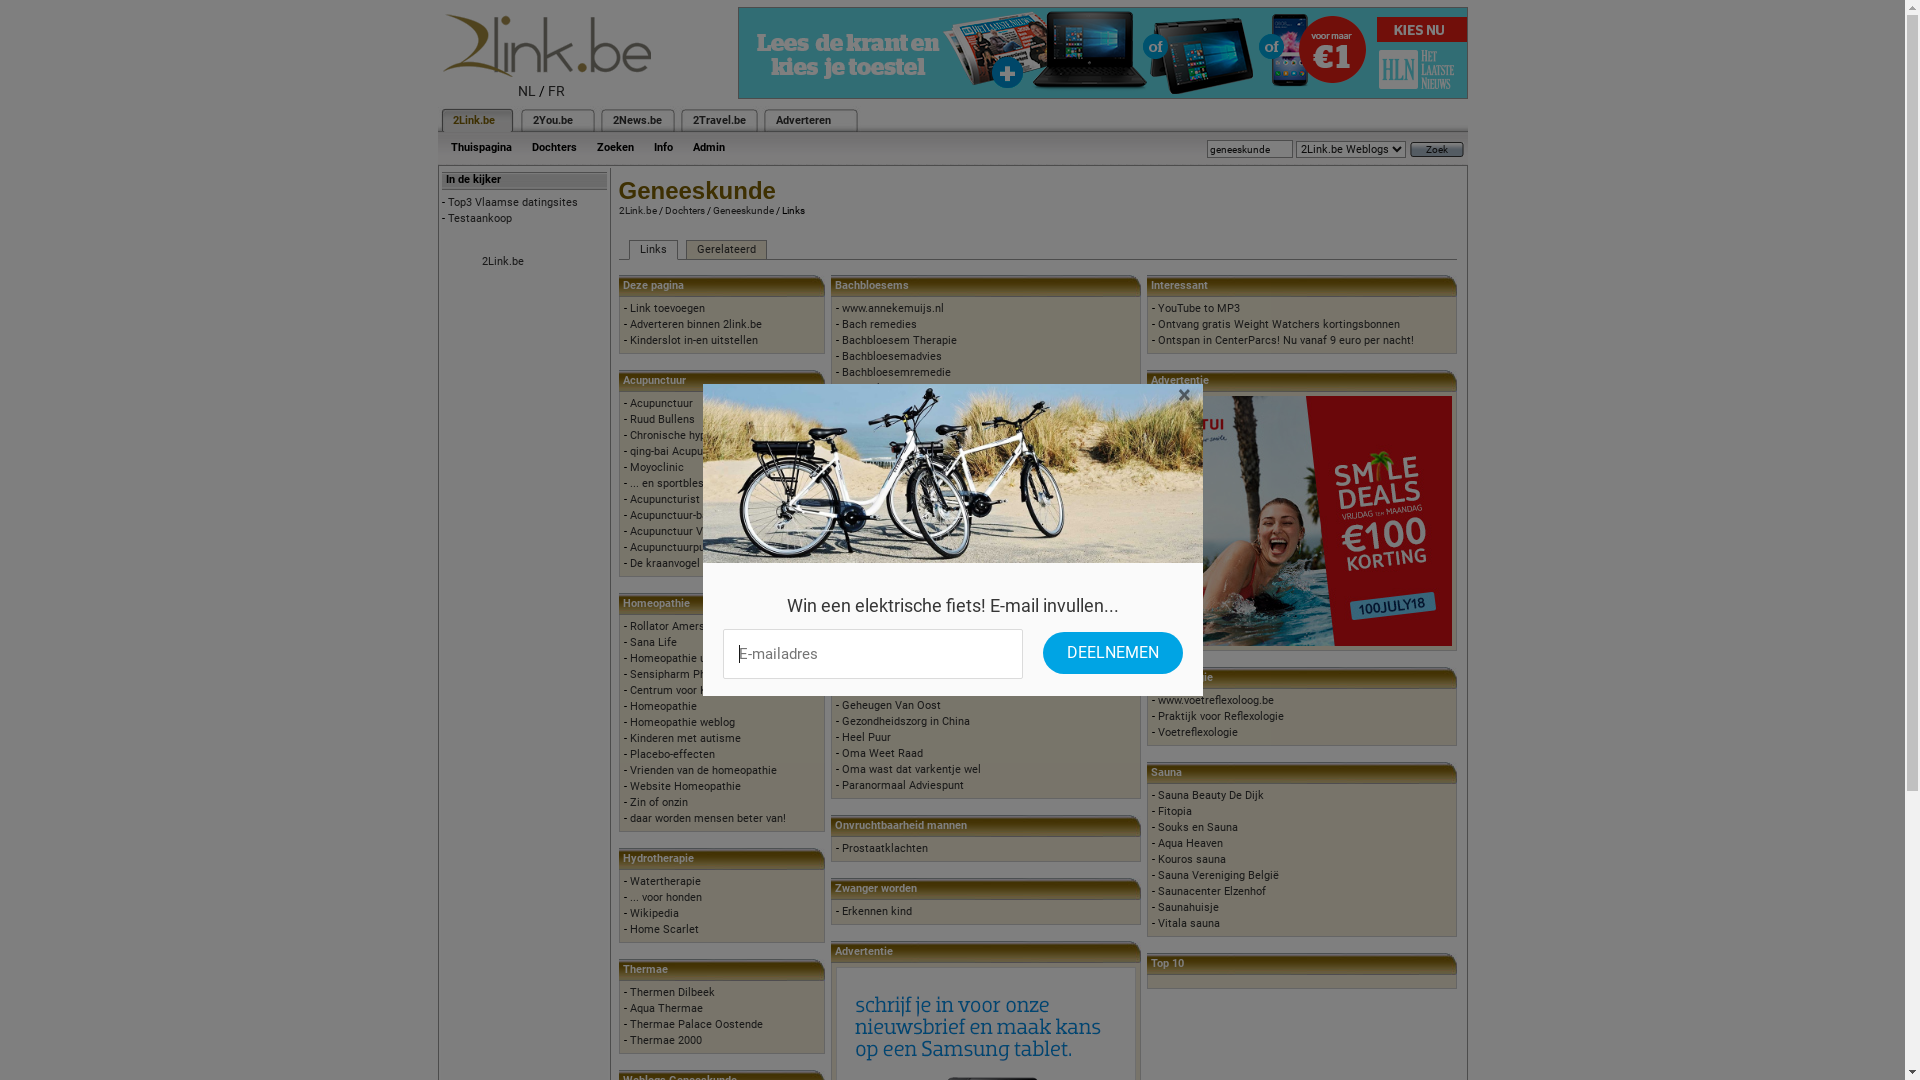 The image size is (1920, 1080). Describe the element at coordinates (665, 563) in the screenshot. I see `'De kraanvogel'` at that location.